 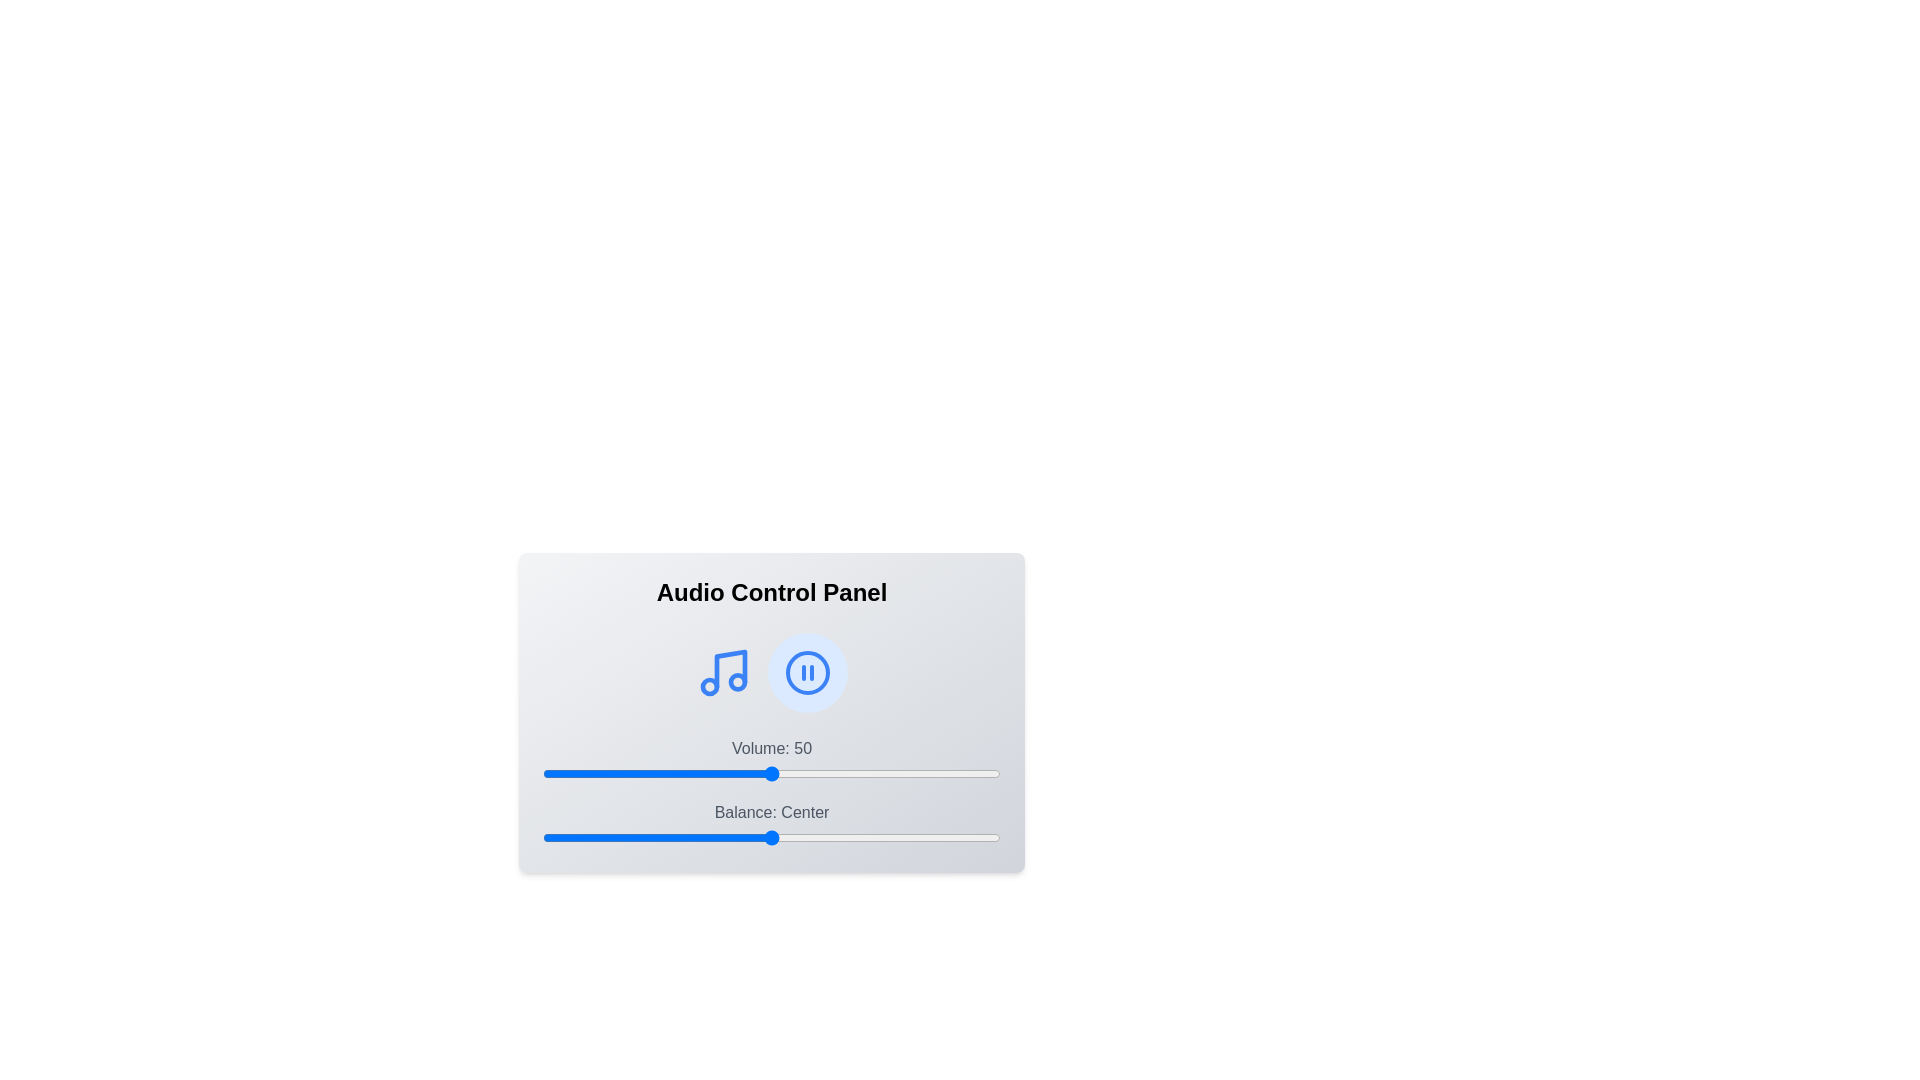 I want to click on the slider value, so click(x=615, y=773).